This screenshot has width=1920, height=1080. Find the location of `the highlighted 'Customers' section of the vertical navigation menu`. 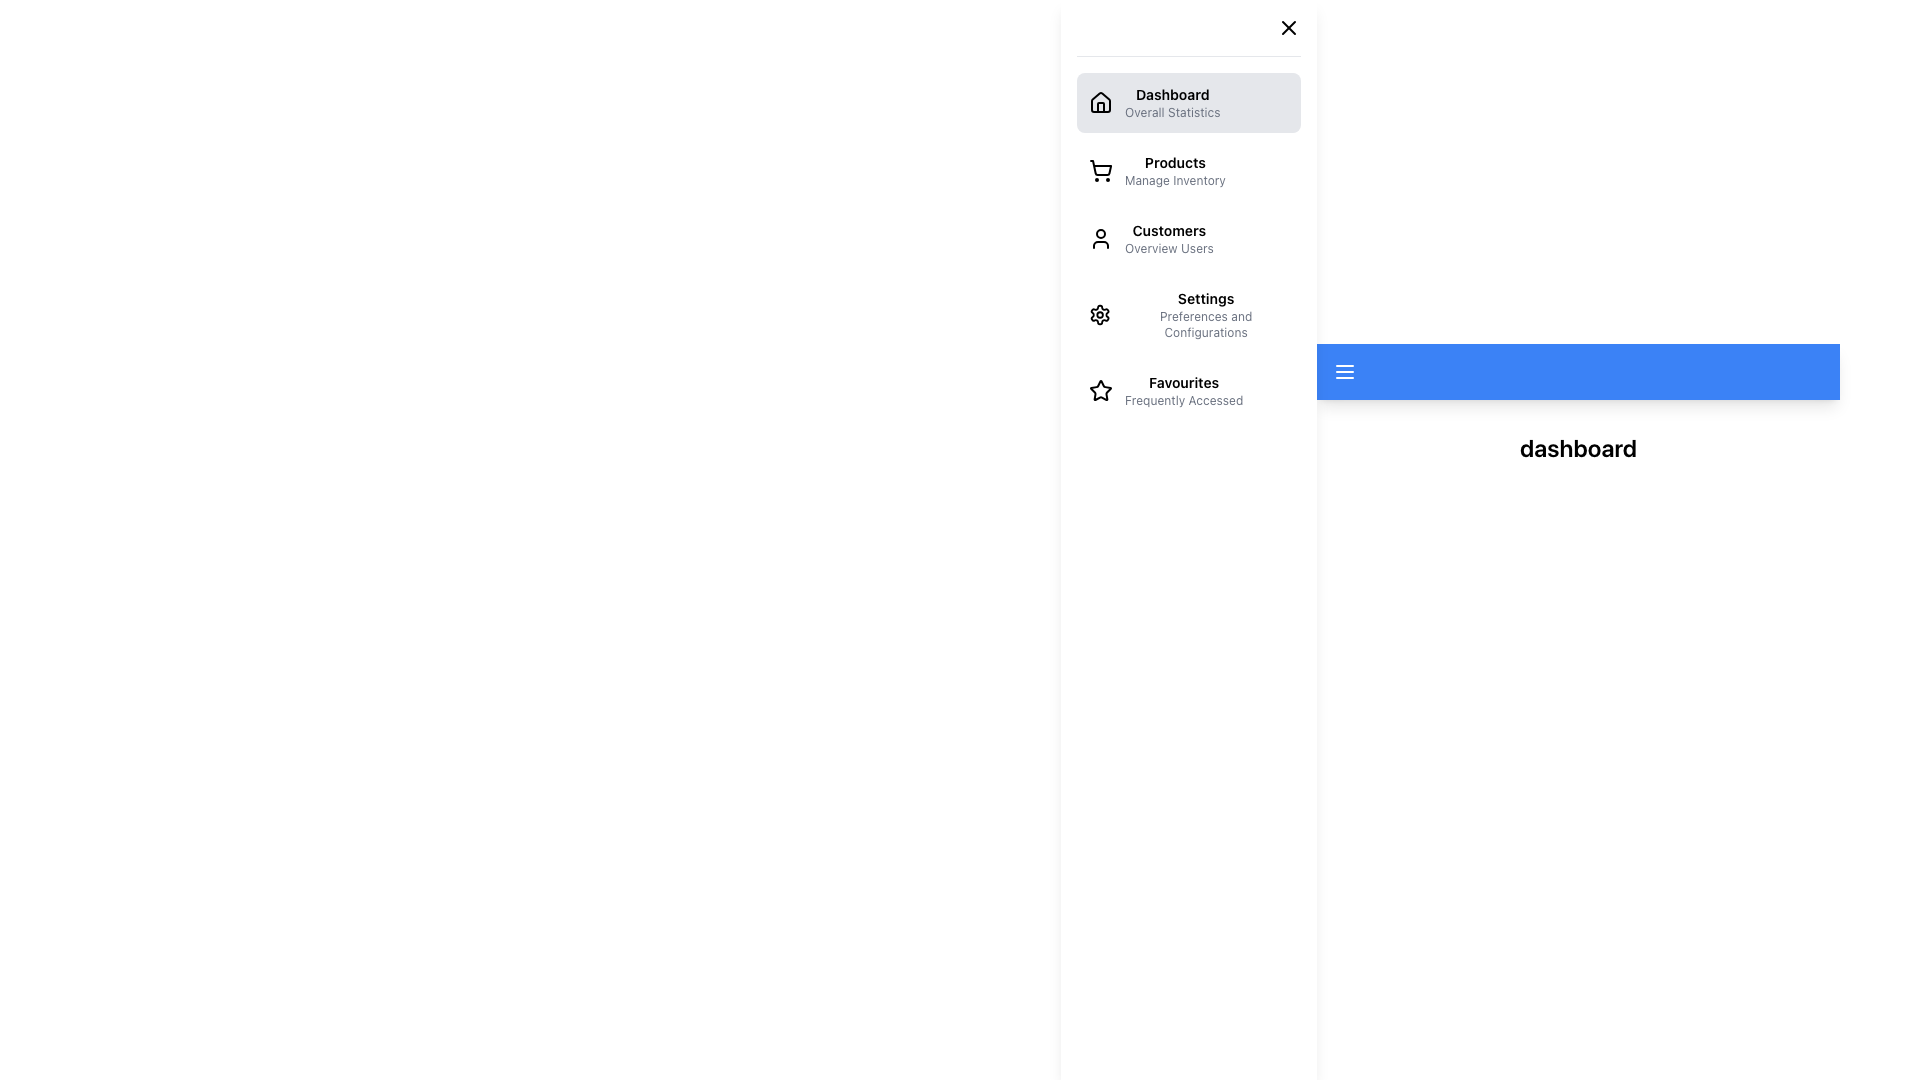

the highlighted 'Customers' section of the vertical navigation menu is located at coordinates (1189, 245).